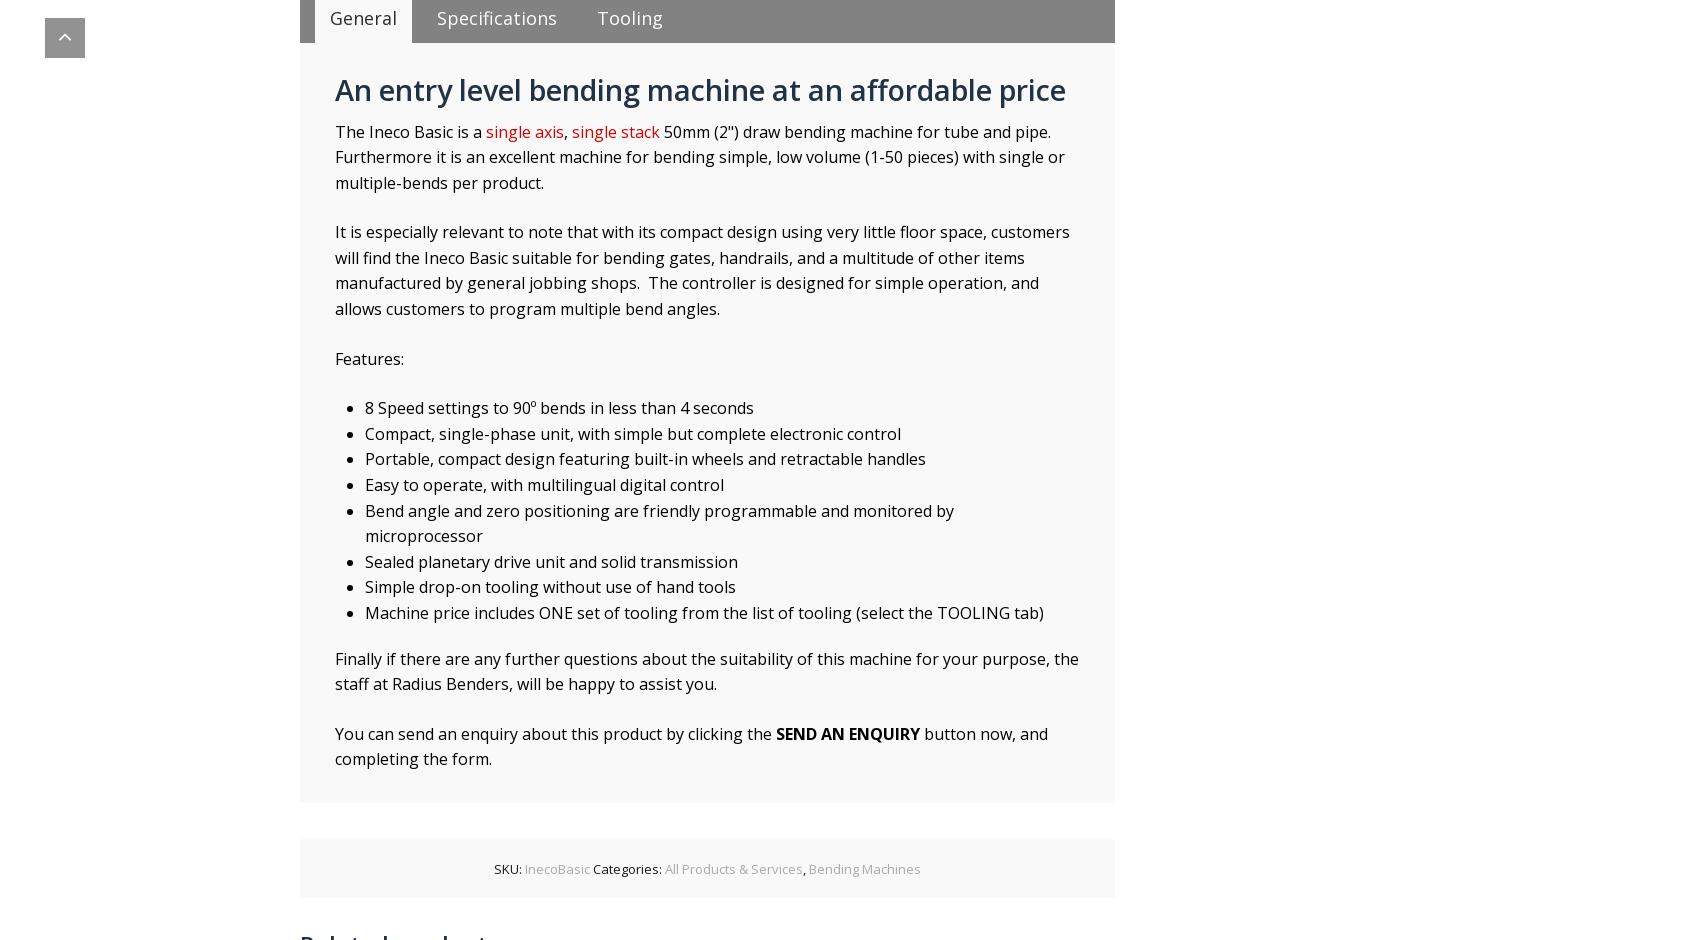 The image size is (1700, 940). What do you see at coordinates (362, 17) in the screenshot?
I see `'General'` at bounding box center [362, 17].